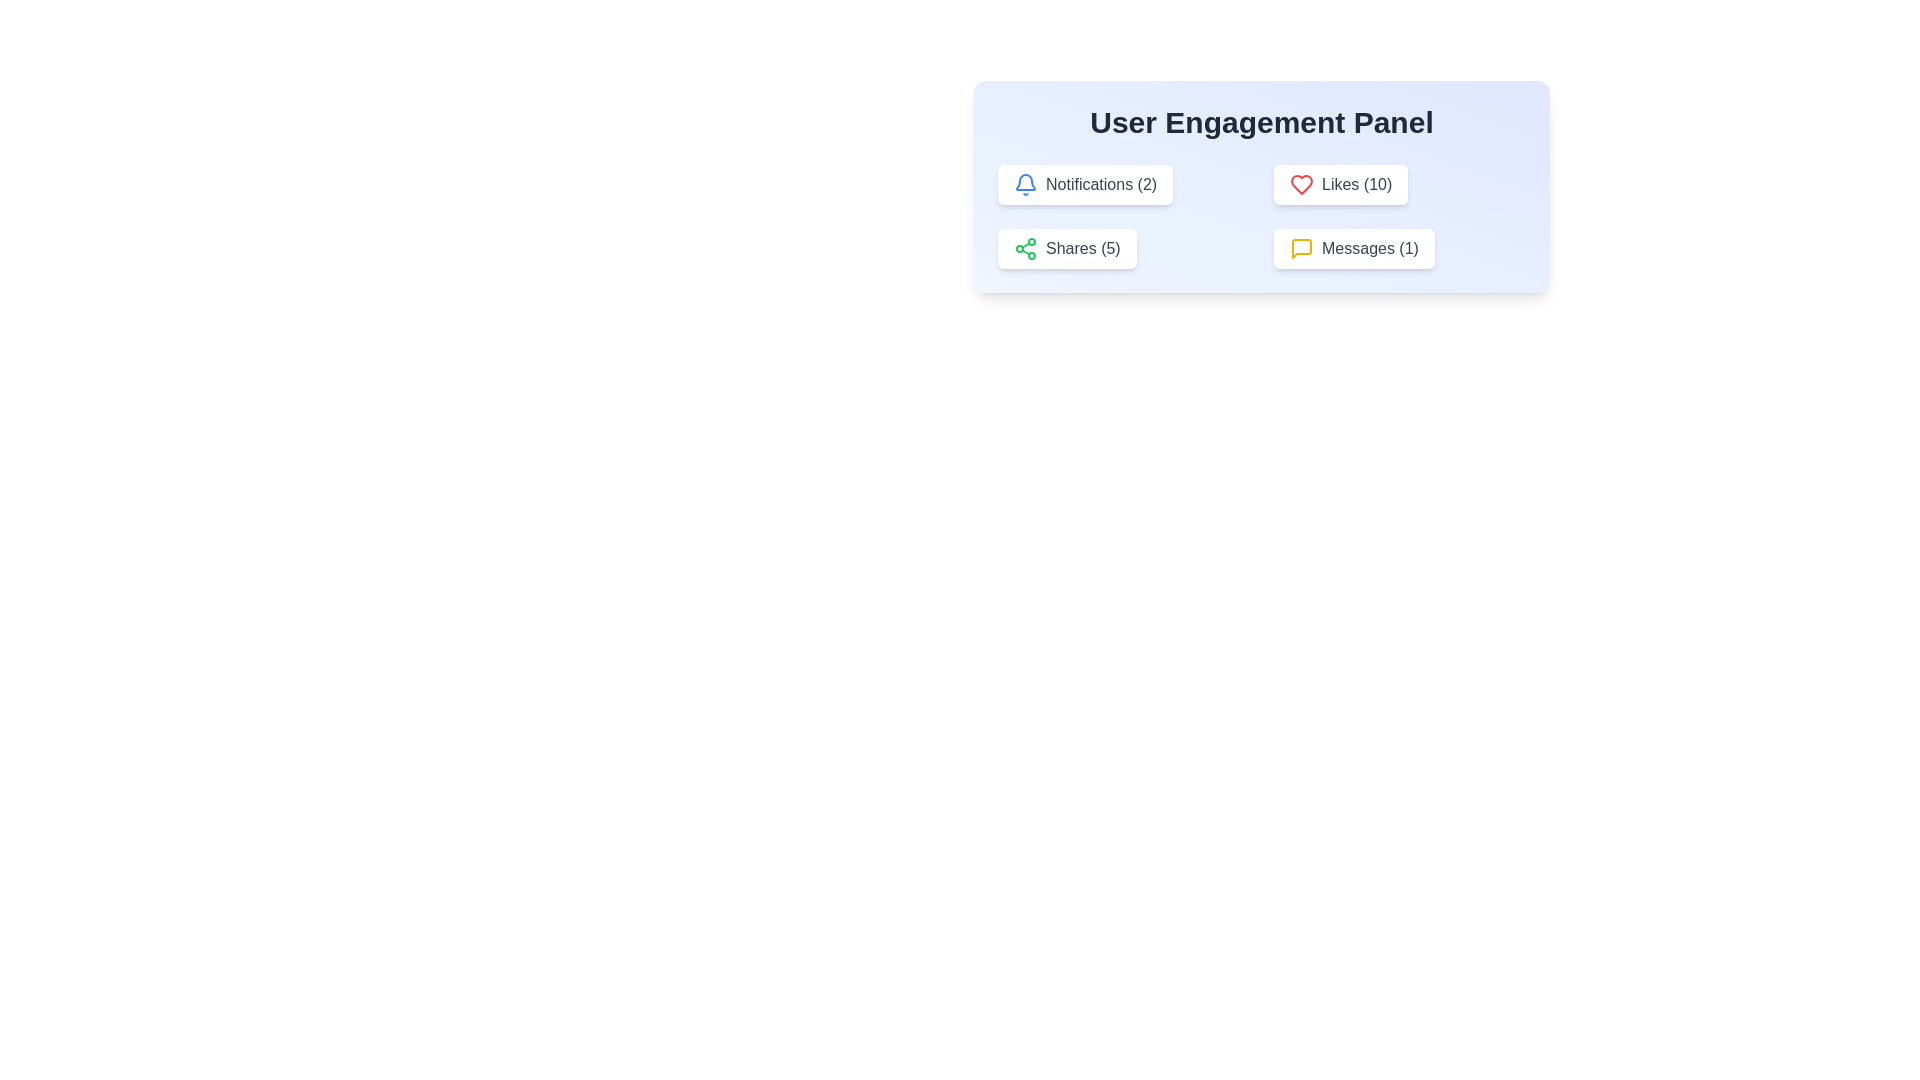 The height and width of the screenshot is (1080, 1920). Describe the element at coordinates (1369, 248) in the screenshot. I see `the 'Messages' text label that indicates unread messages, located in the bottom-right cell of the User Engagement Panel, next to a yellow speech bubble icon` at that location.